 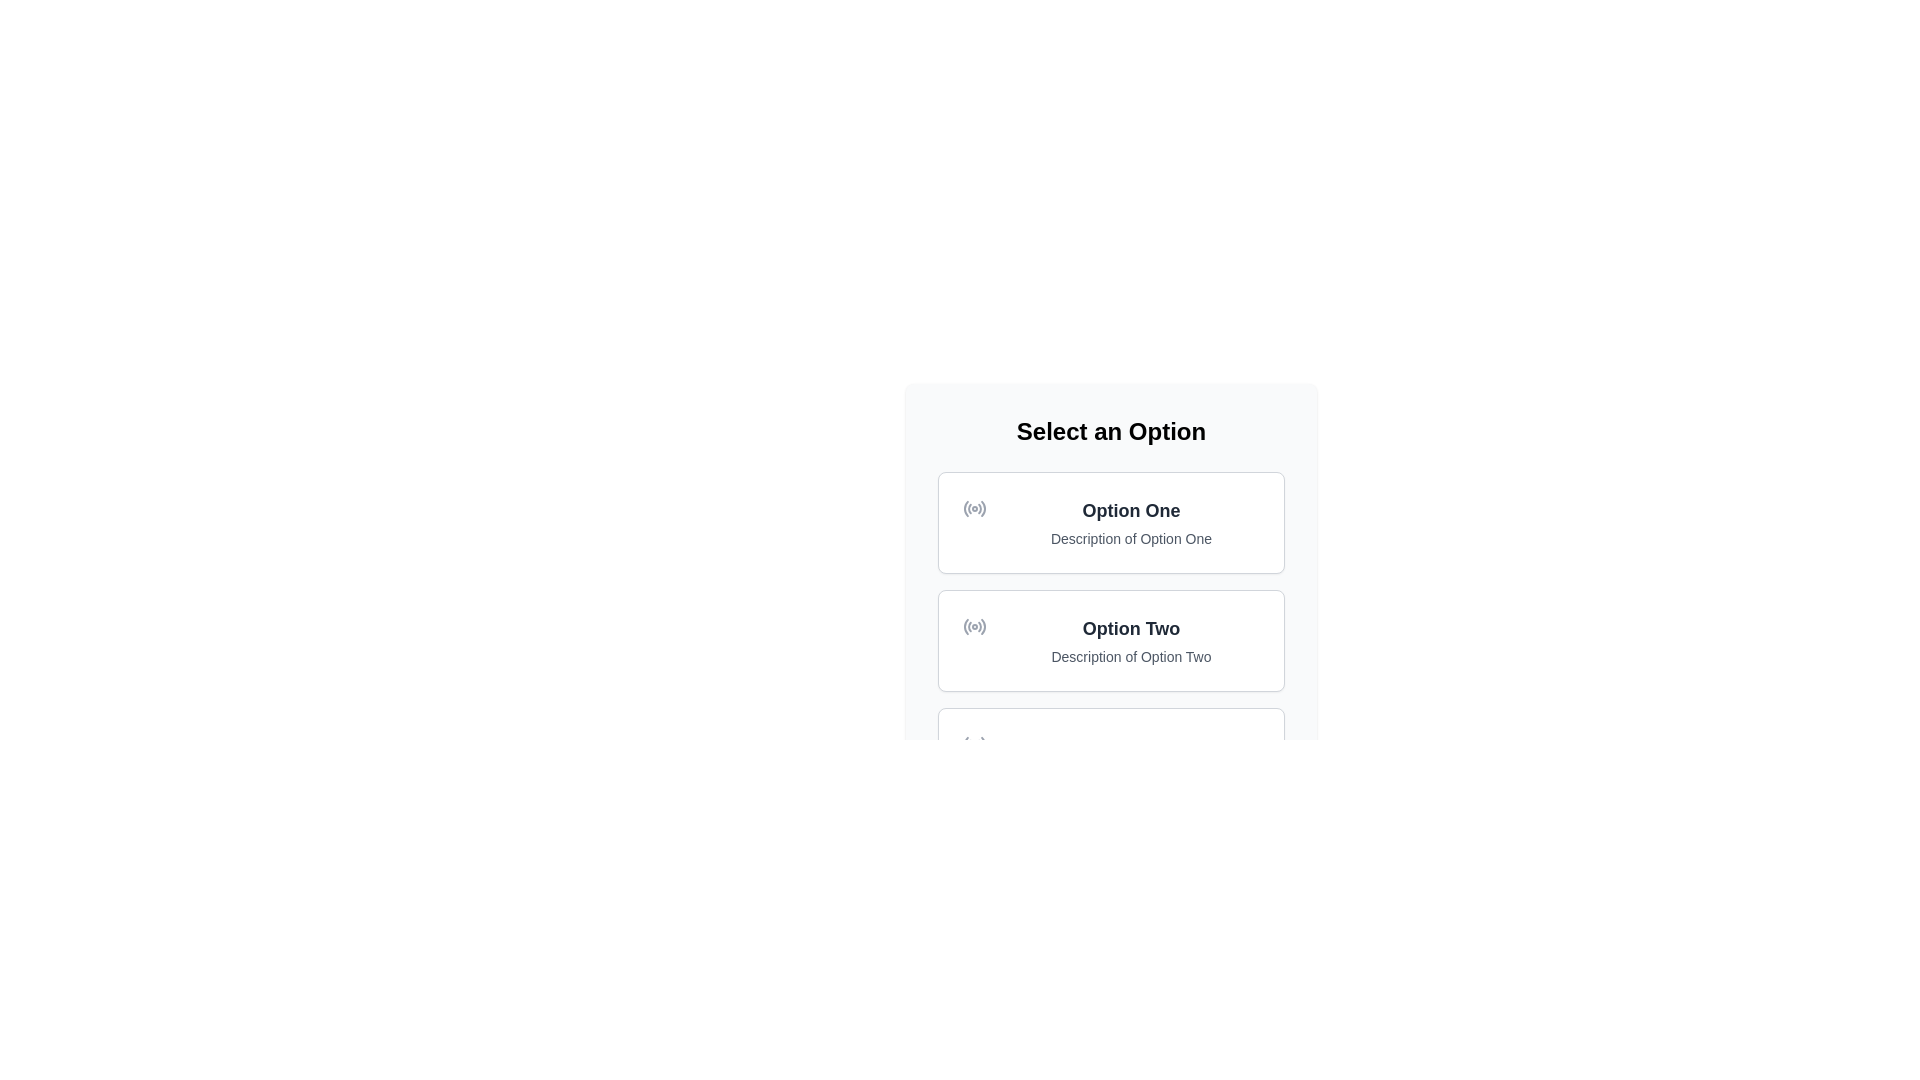 I want to click on text label that describes the option titled 'Option One', which is located beneath the title within a card in a vertically stacked list of options, so click(x=1131, y=538).